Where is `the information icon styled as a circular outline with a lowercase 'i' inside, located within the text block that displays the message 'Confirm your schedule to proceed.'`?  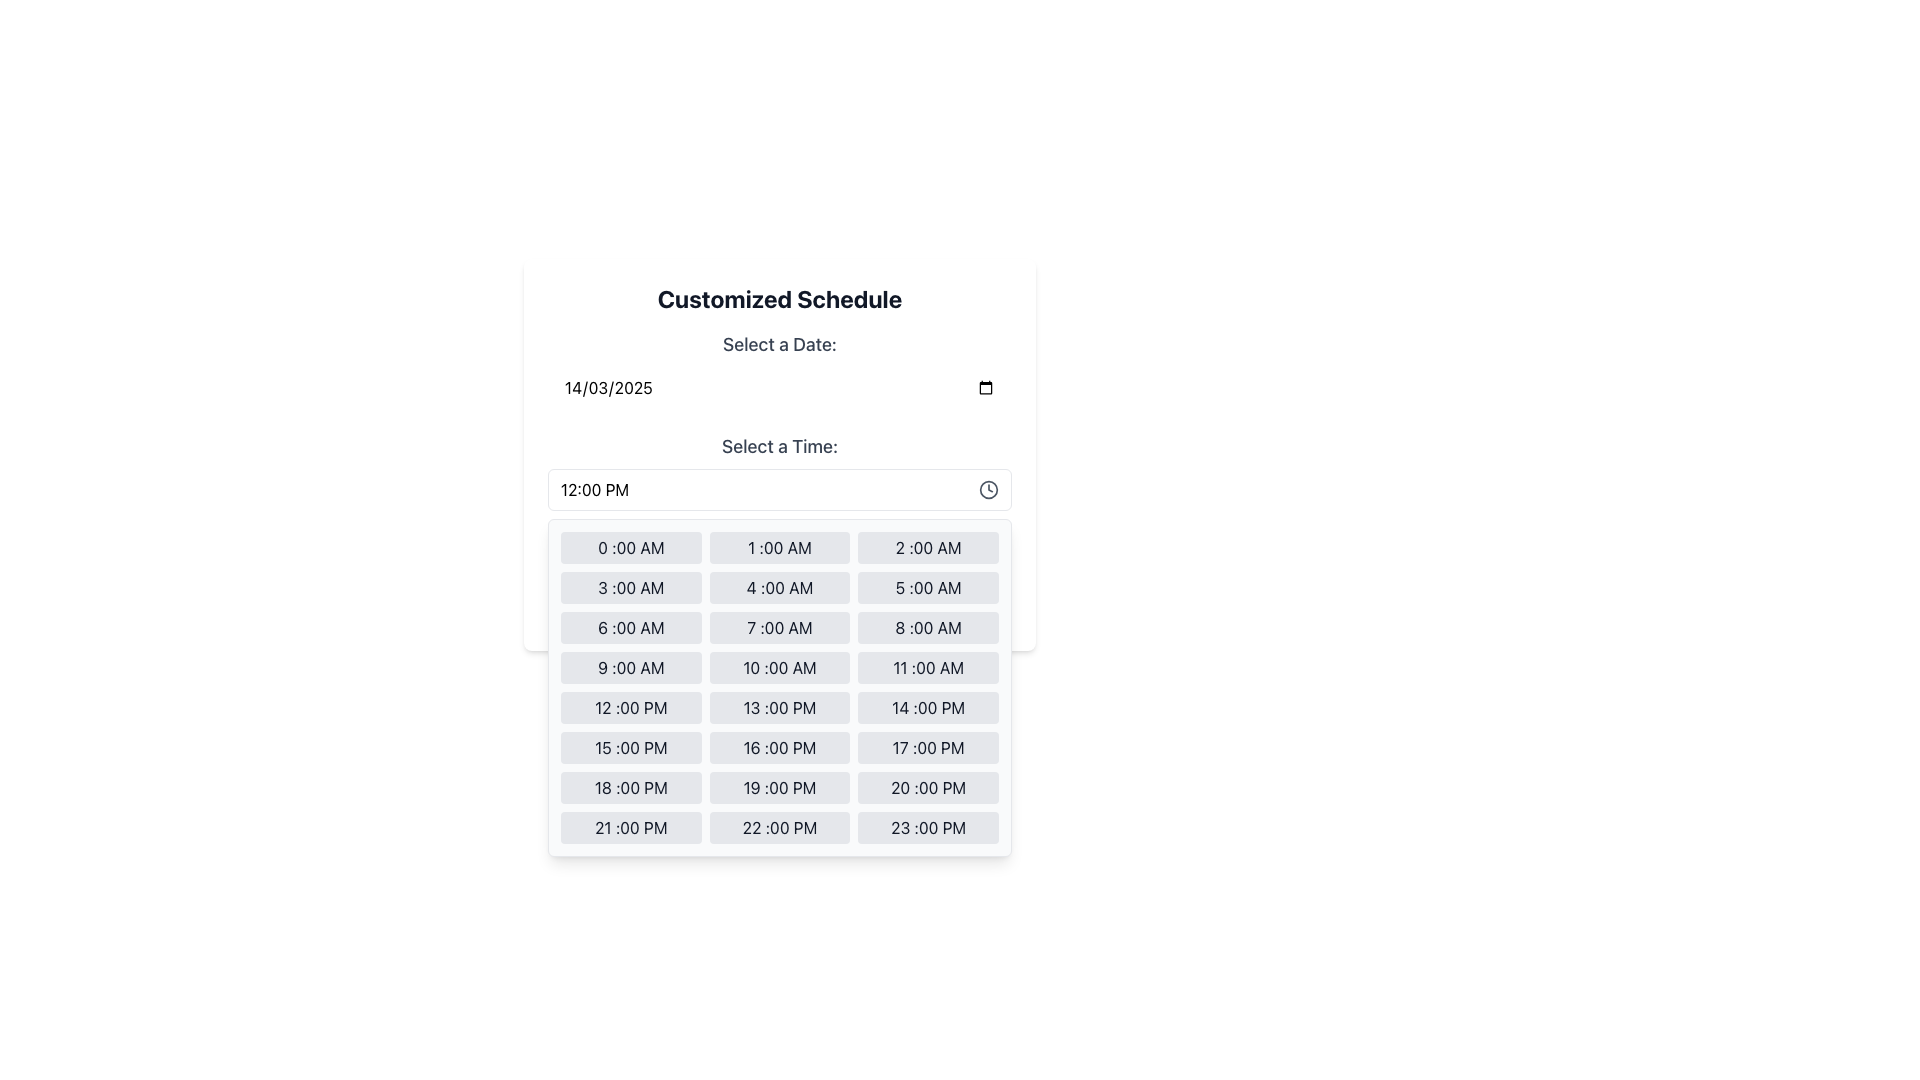
the information icon styled as a circular outline with a lowercase 'i' inside, located within the text block that displays the message 'Confirm your schedule to proceed.' is located at coordinates (662, 546).